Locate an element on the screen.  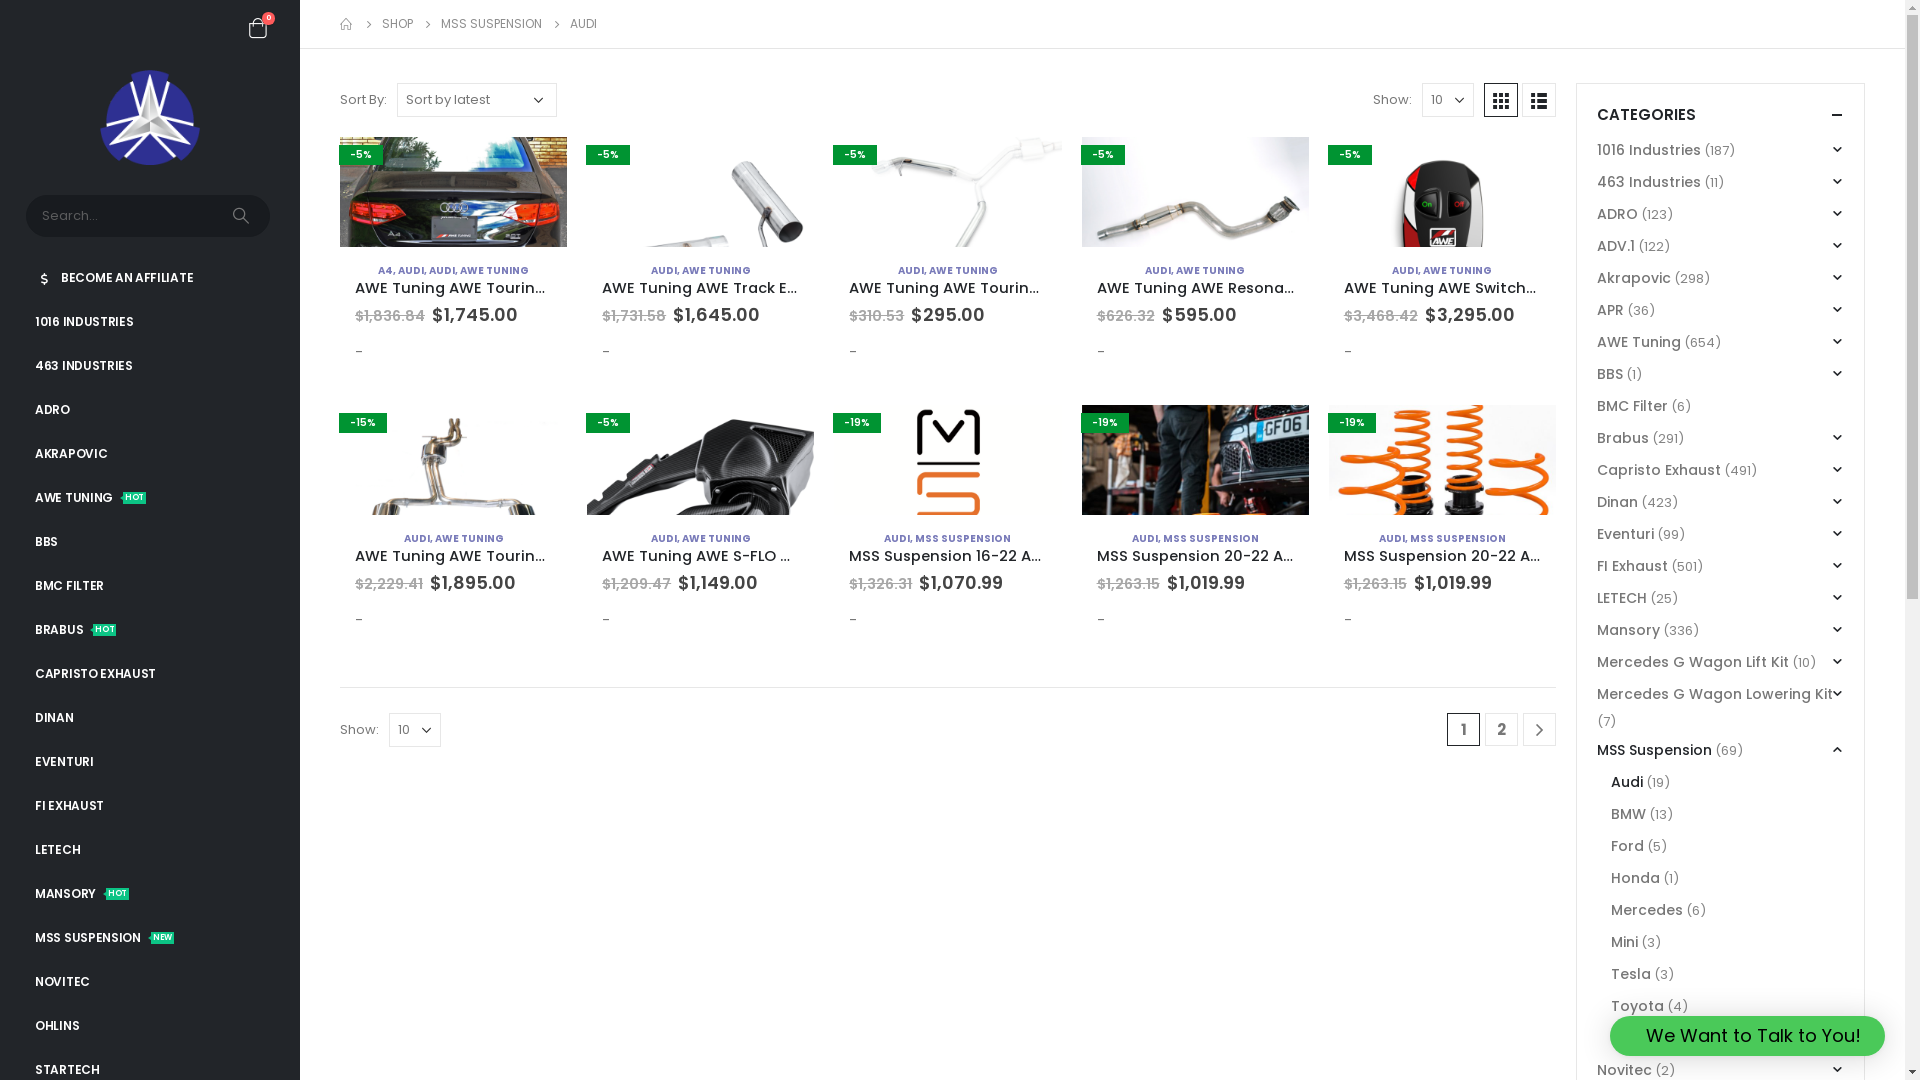
'EVENTURI' is located at coordinates (29, 762).